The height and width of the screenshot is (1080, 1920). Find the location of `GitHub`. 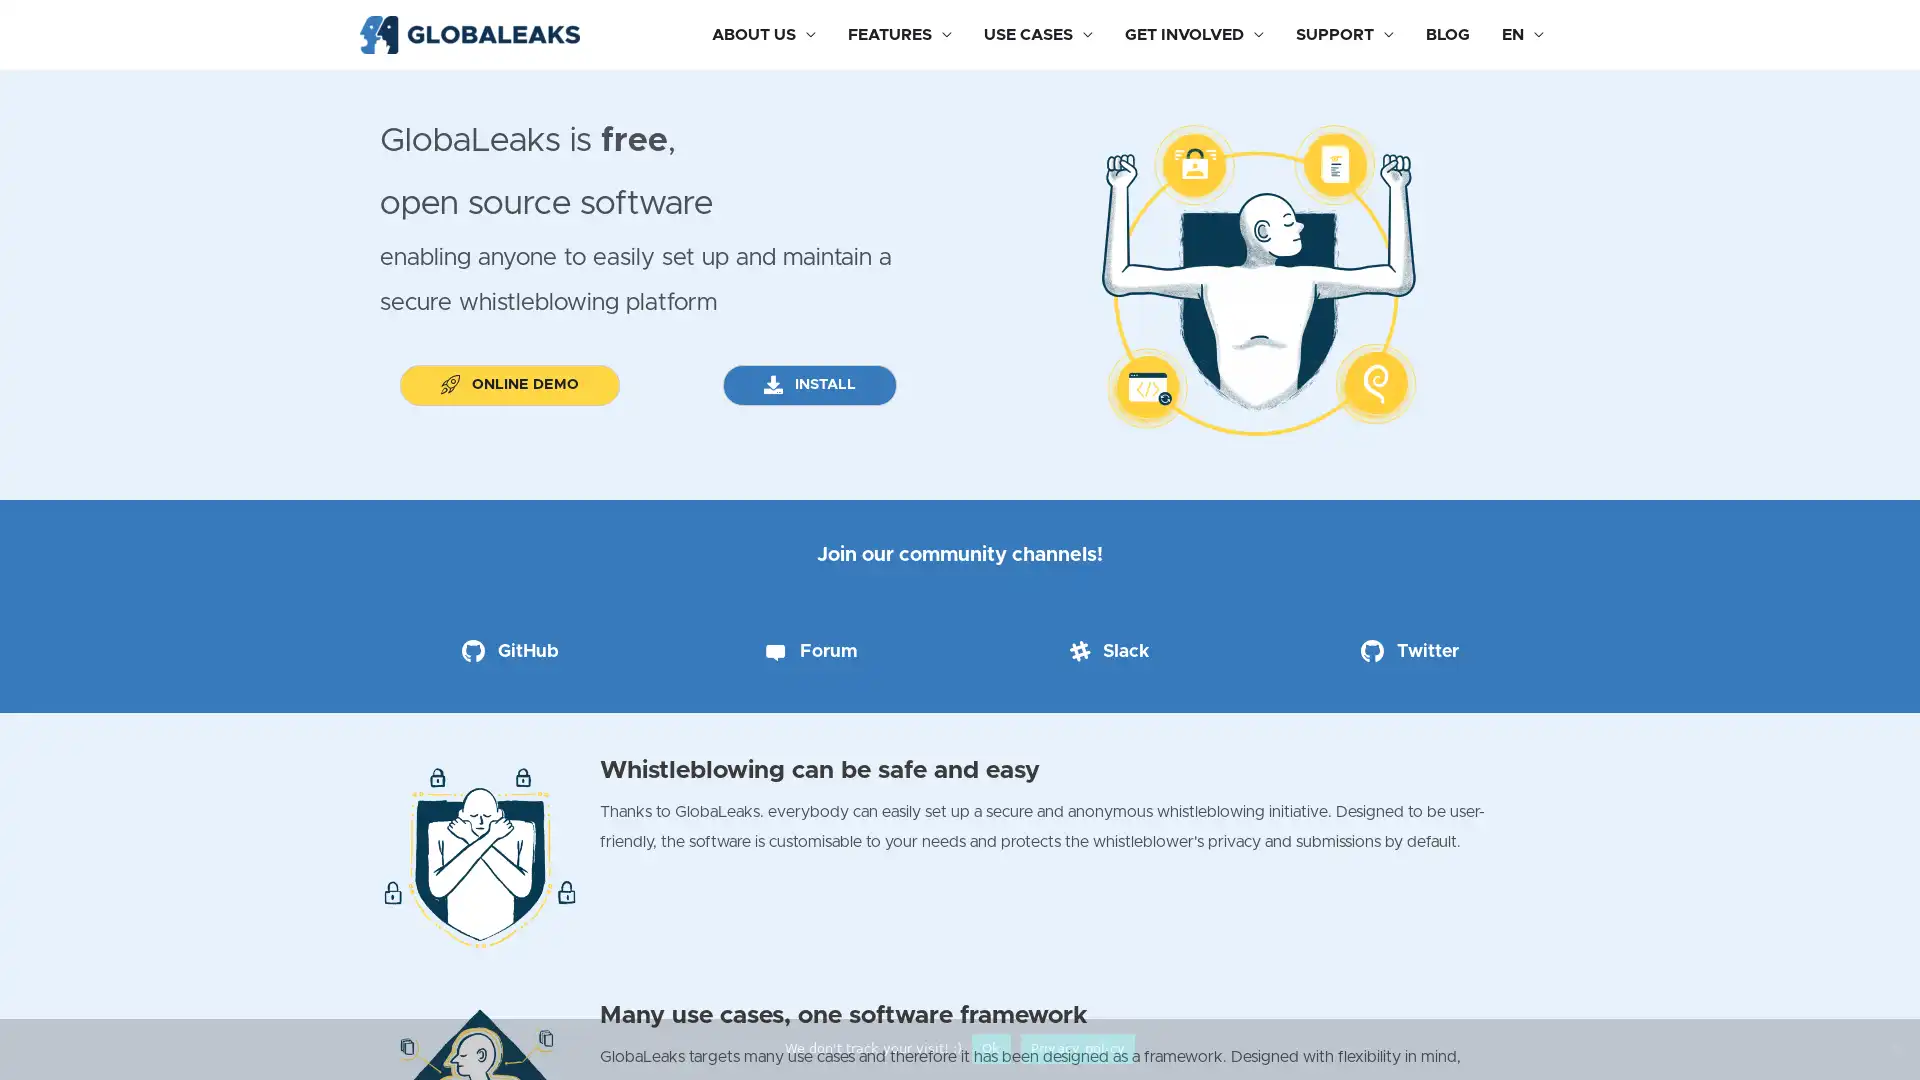

GitHub is located at coordinates (509, 651).